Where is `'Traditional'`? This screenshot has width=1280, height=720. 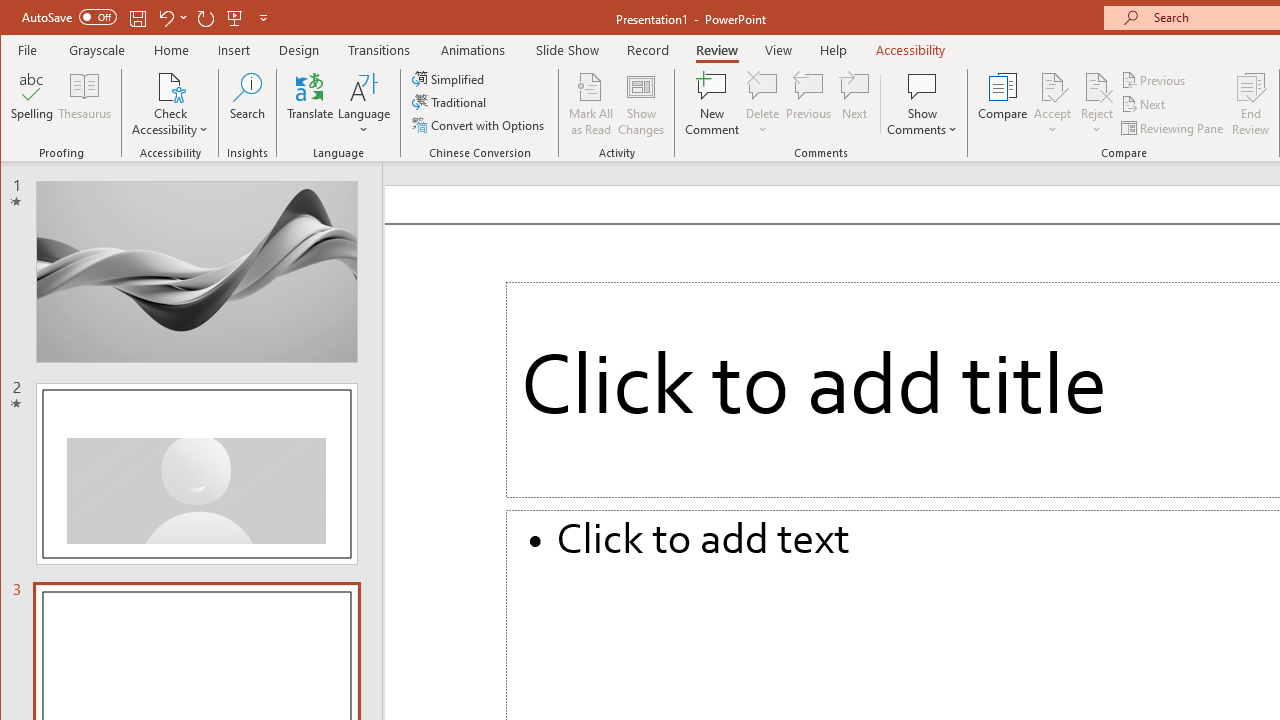
'Traditional' is located at coordinates (450, 102).